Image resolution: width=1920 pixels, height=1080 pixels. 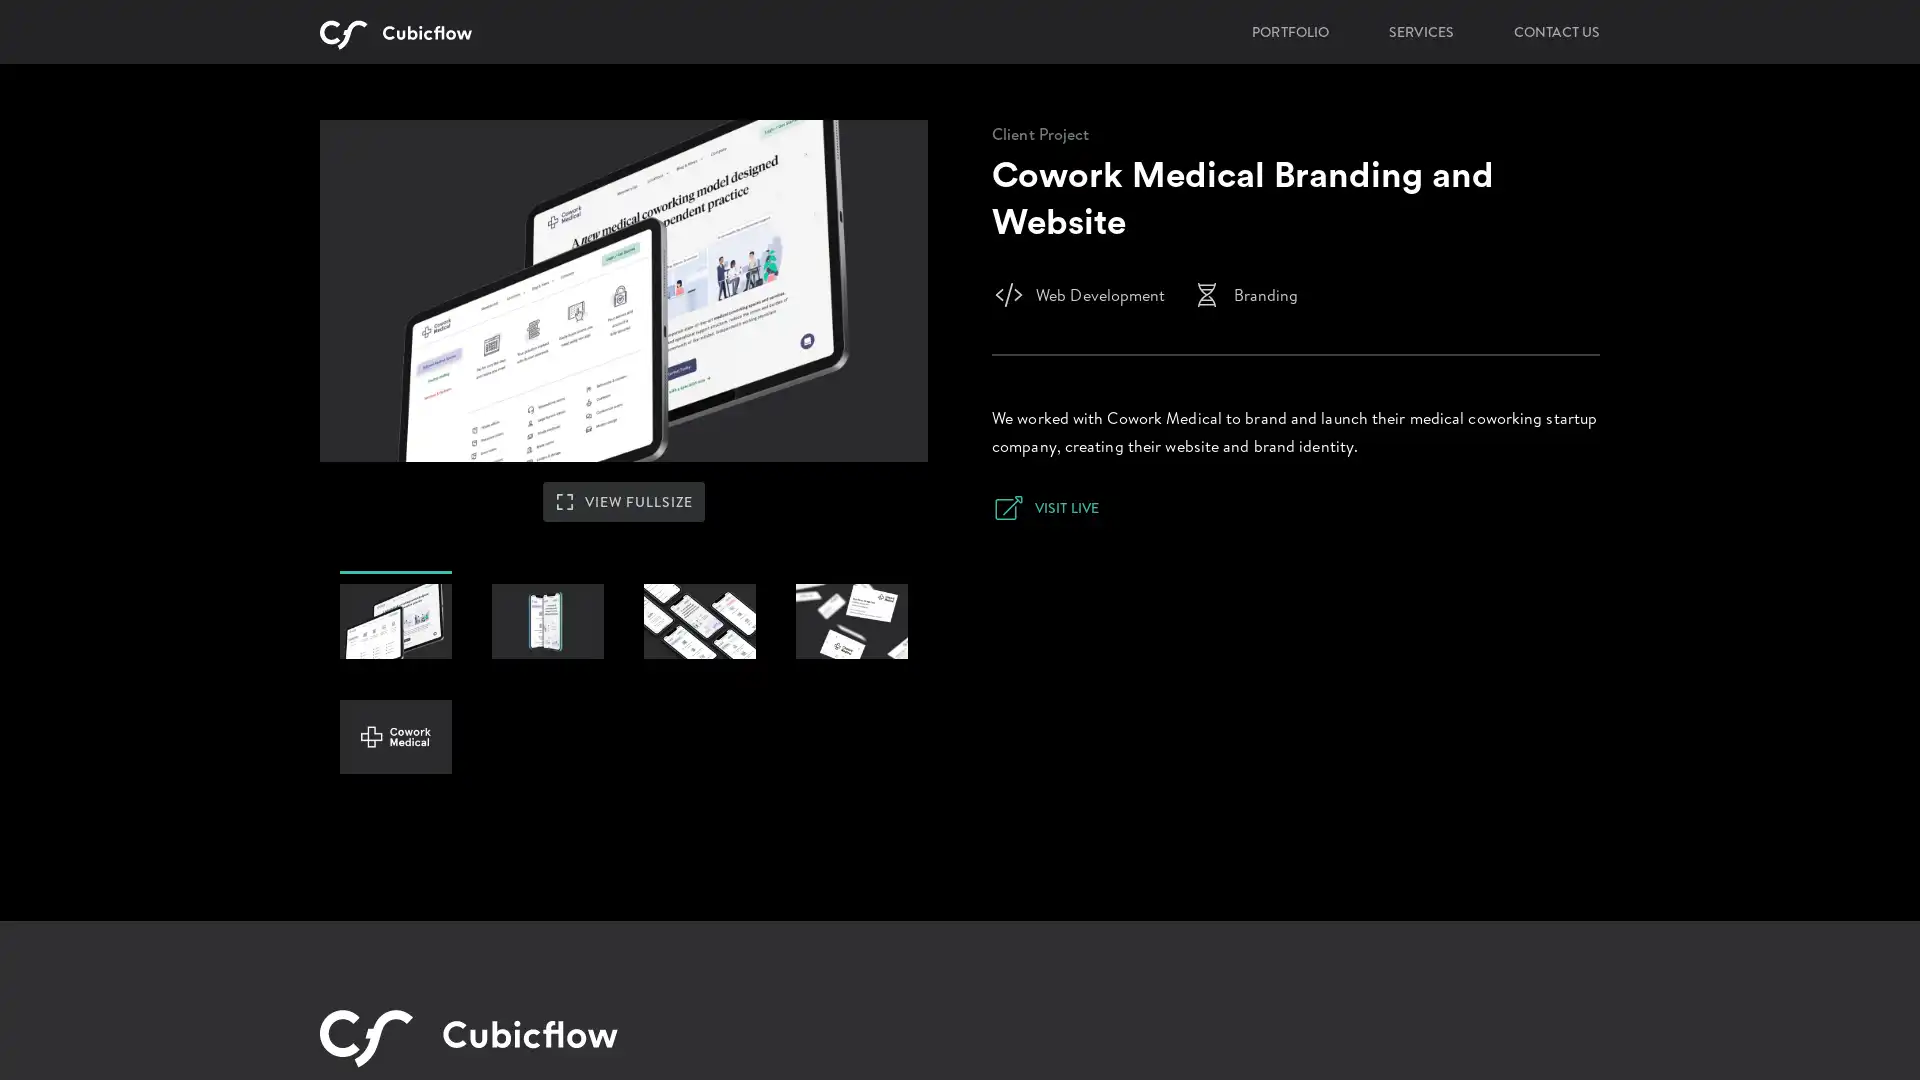 I want to click on #, so click(x=395, y=689).